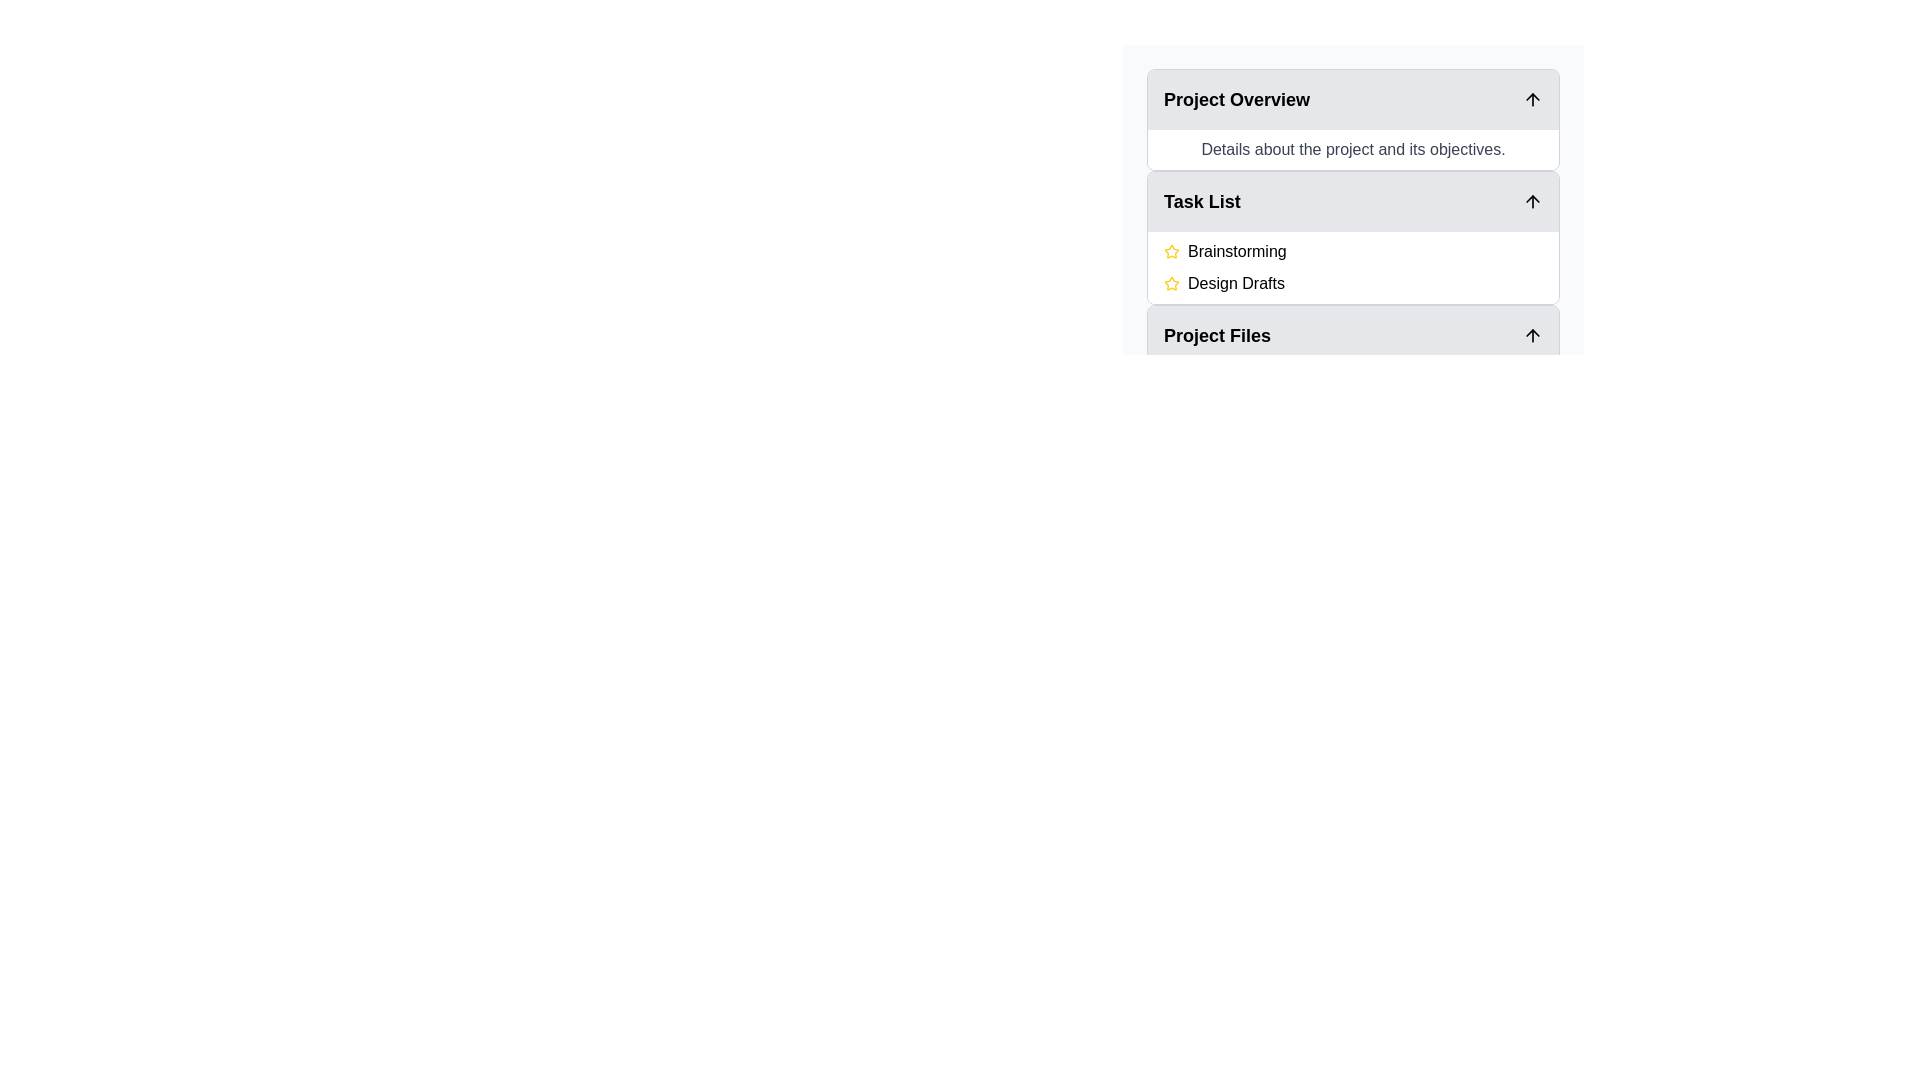 The width and height of the screenshot is (1920, 1080). Describe the element at coordinates (1353, 149) in the screenshot. I see `the textual description element in the 'Project Overview' section, which serves as an introductory text for the project objectives` at that location.